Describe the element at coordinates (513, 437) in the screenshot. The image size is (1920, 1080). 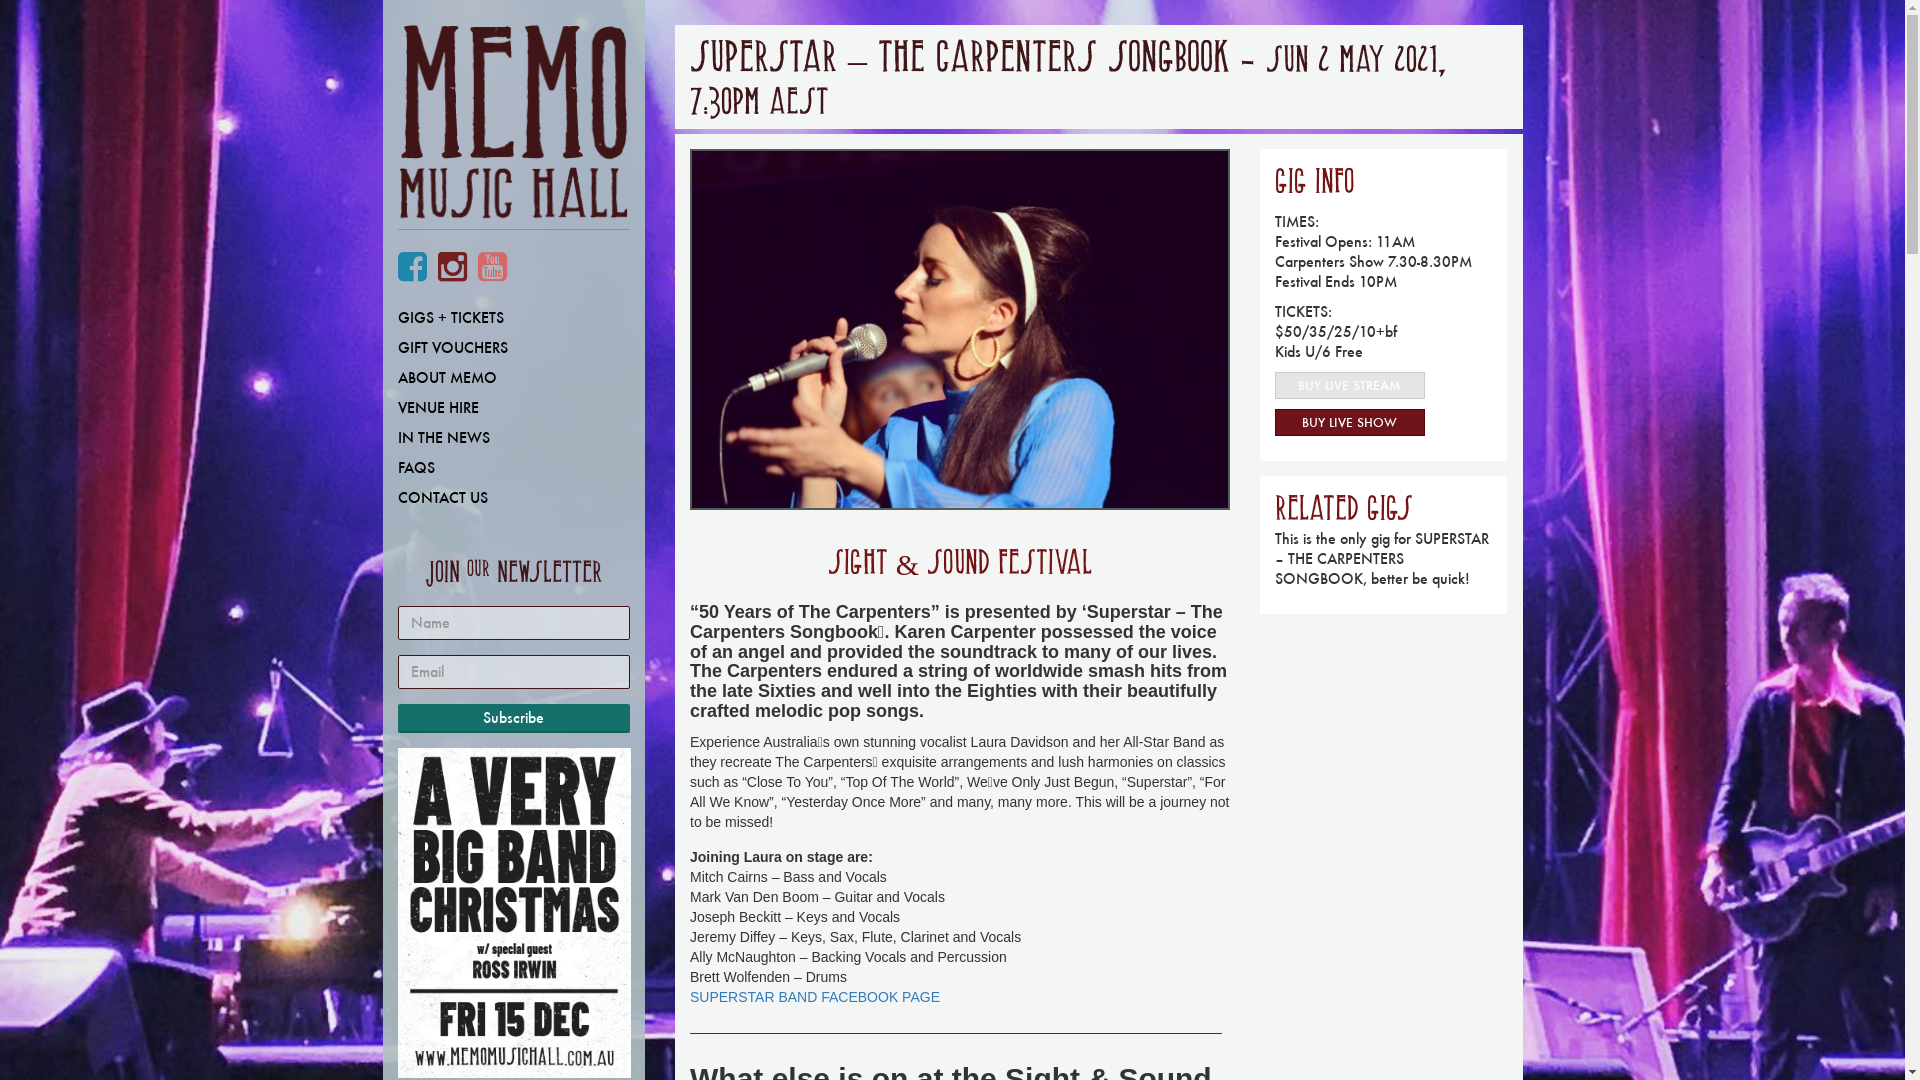
I see `'IN THE NEWS'` at that location.